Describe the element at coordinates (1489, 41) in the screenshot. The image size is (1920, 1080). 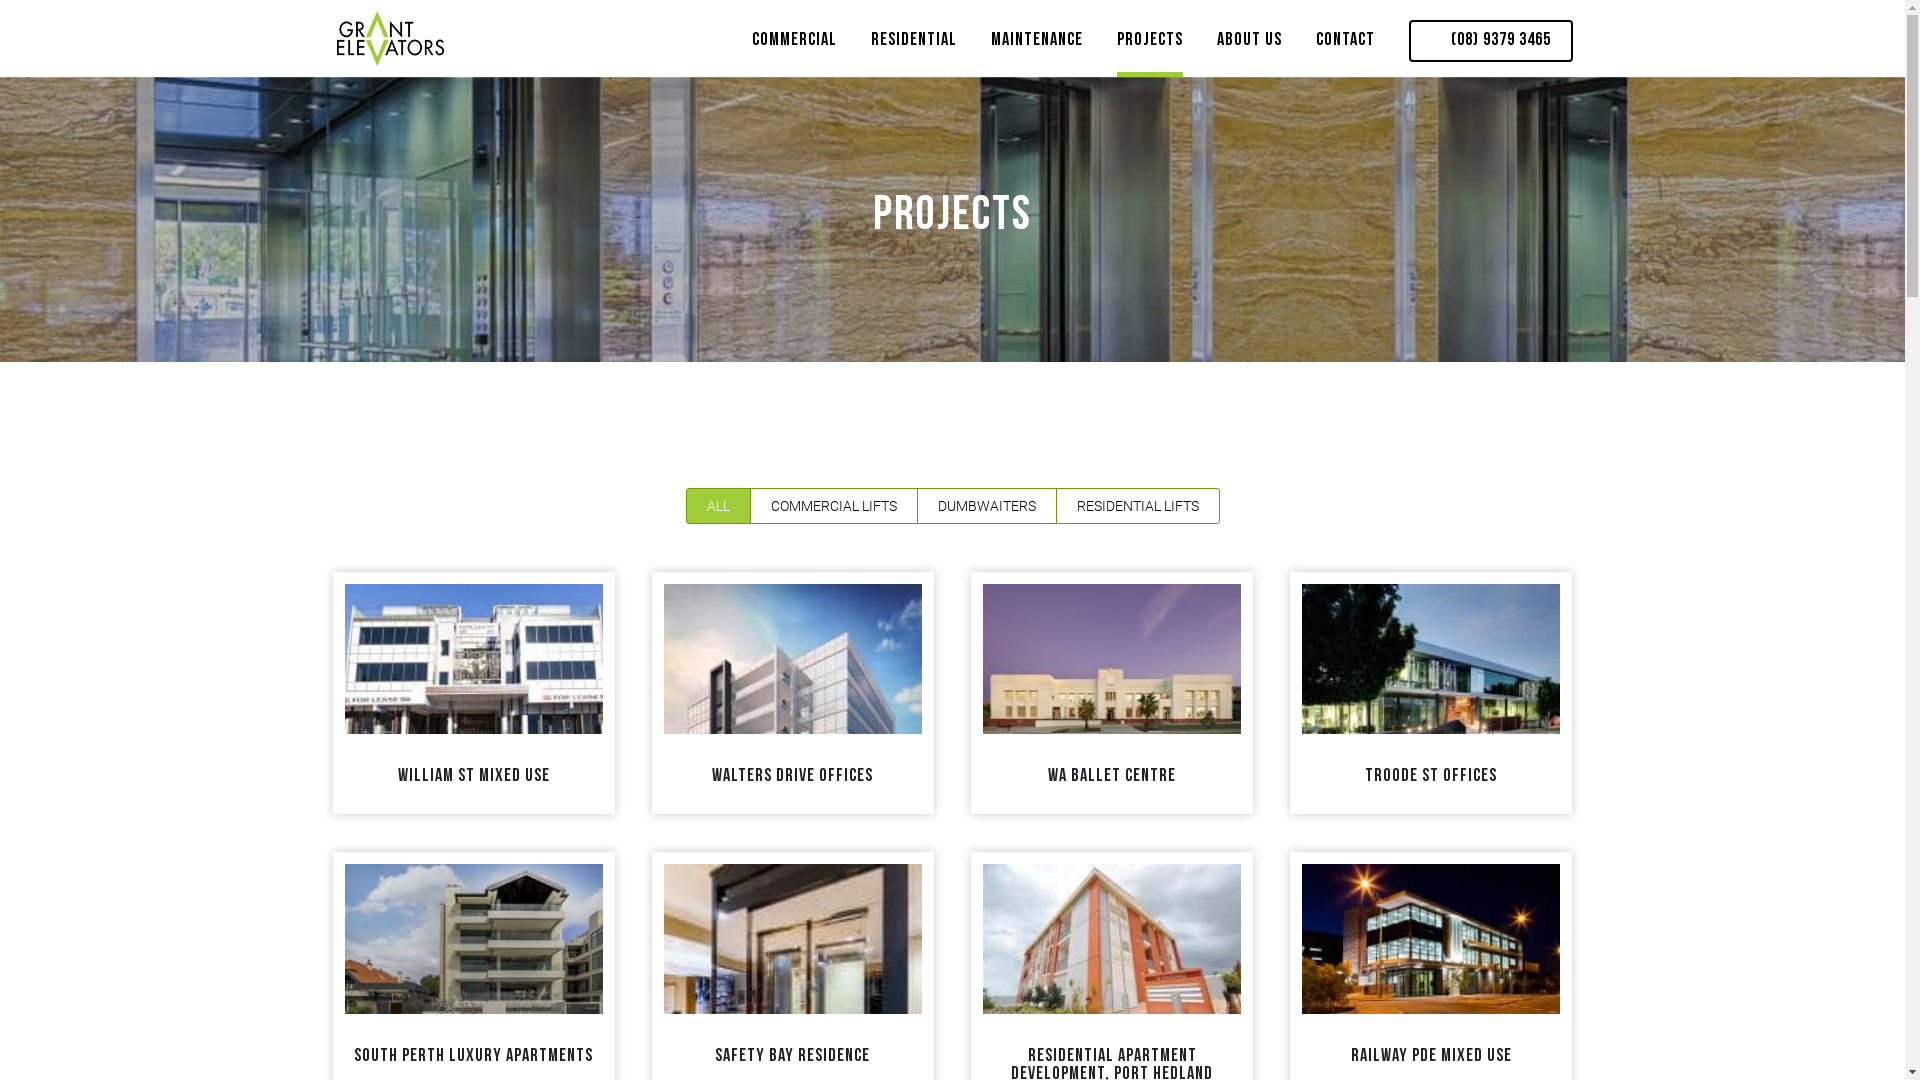
I see `'(08) 9379 3465'` at that location.